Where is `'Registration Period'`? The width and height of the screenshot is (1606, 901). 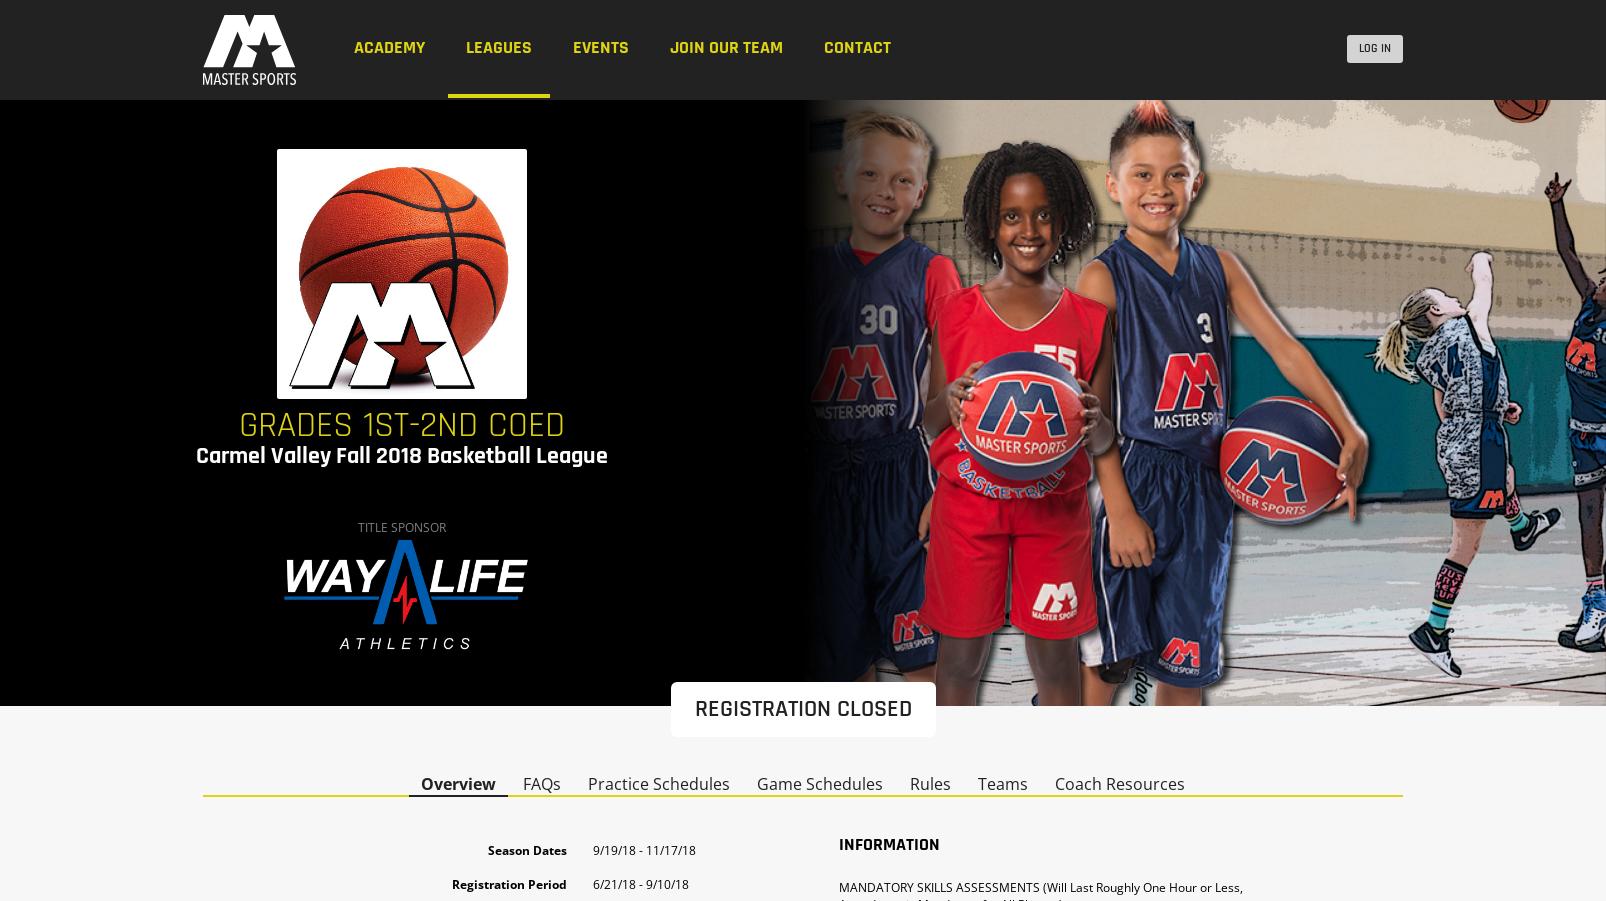
'Registration Period' is located at coordinates (507, 883).